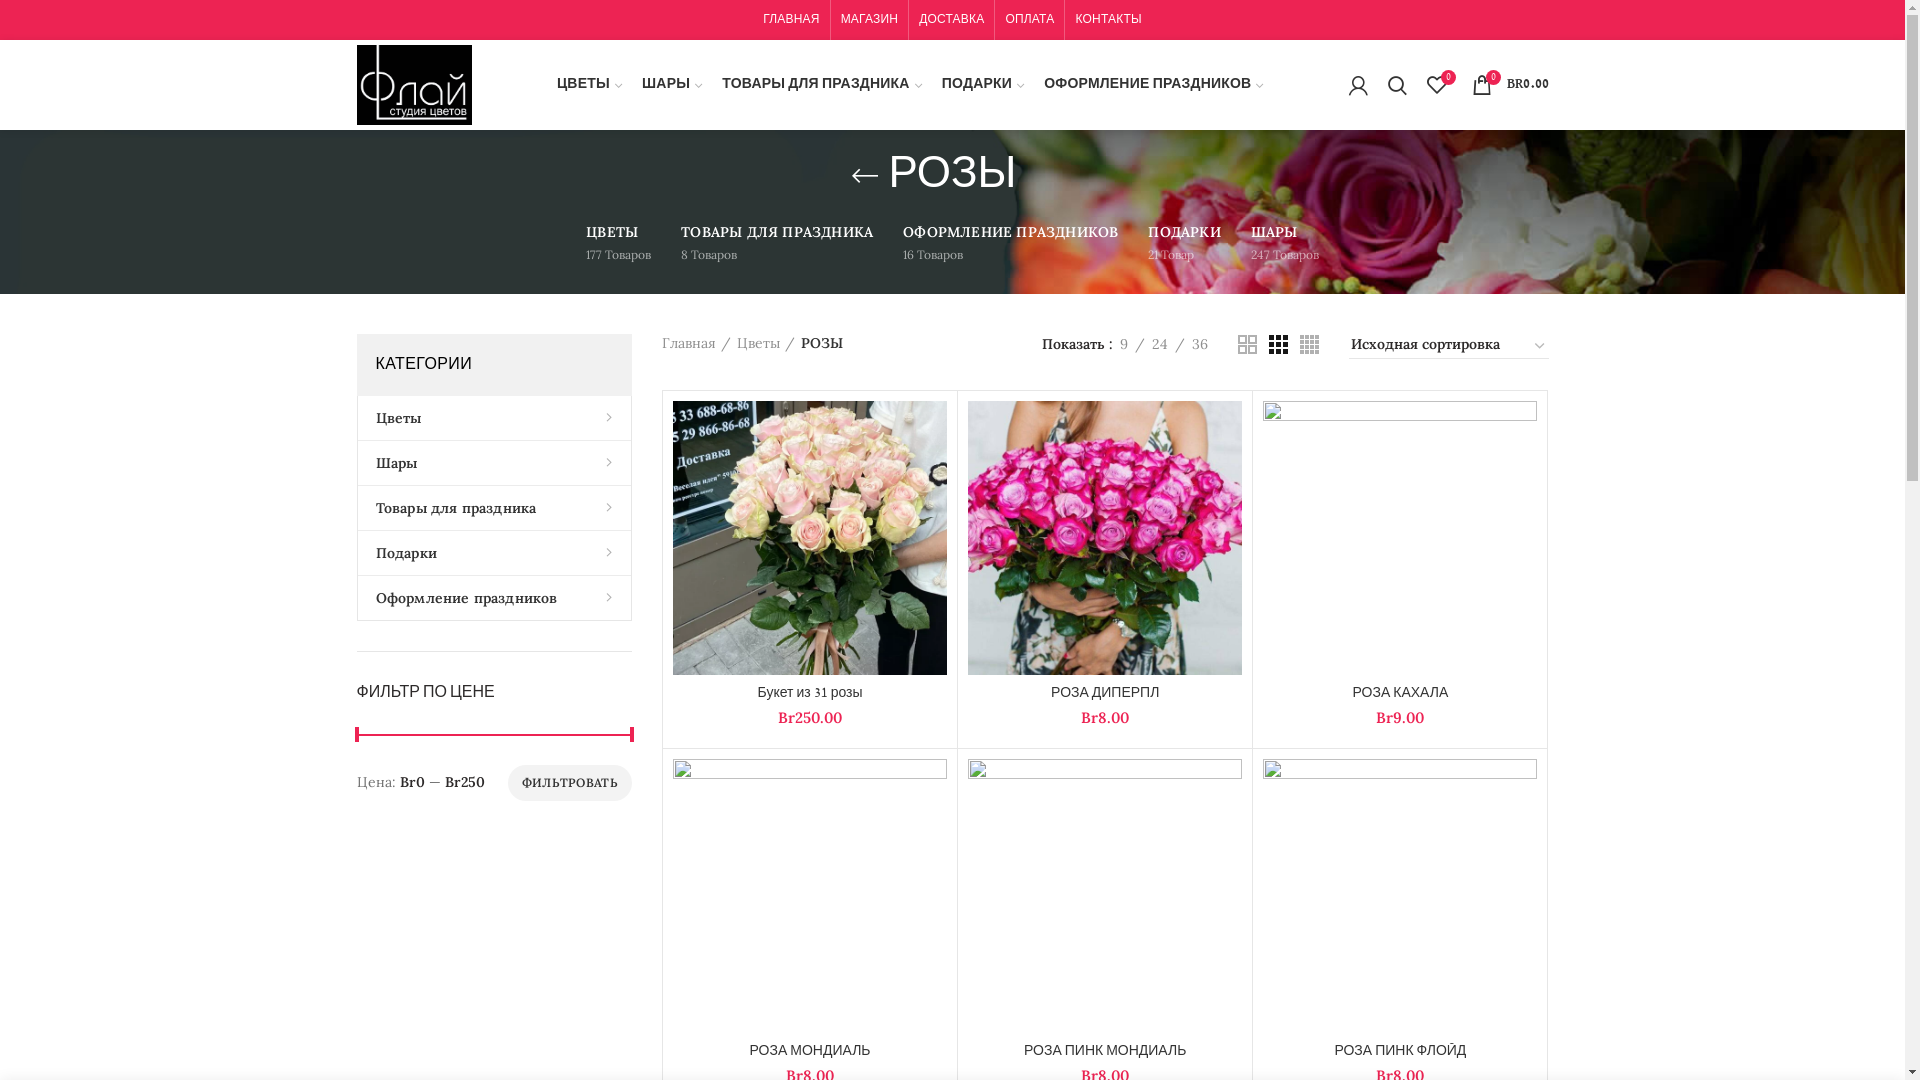 The image size is (1920, 1080). Describe the element at coordinates (1143, 342) in the screenshot. I see `'24'` at that location.